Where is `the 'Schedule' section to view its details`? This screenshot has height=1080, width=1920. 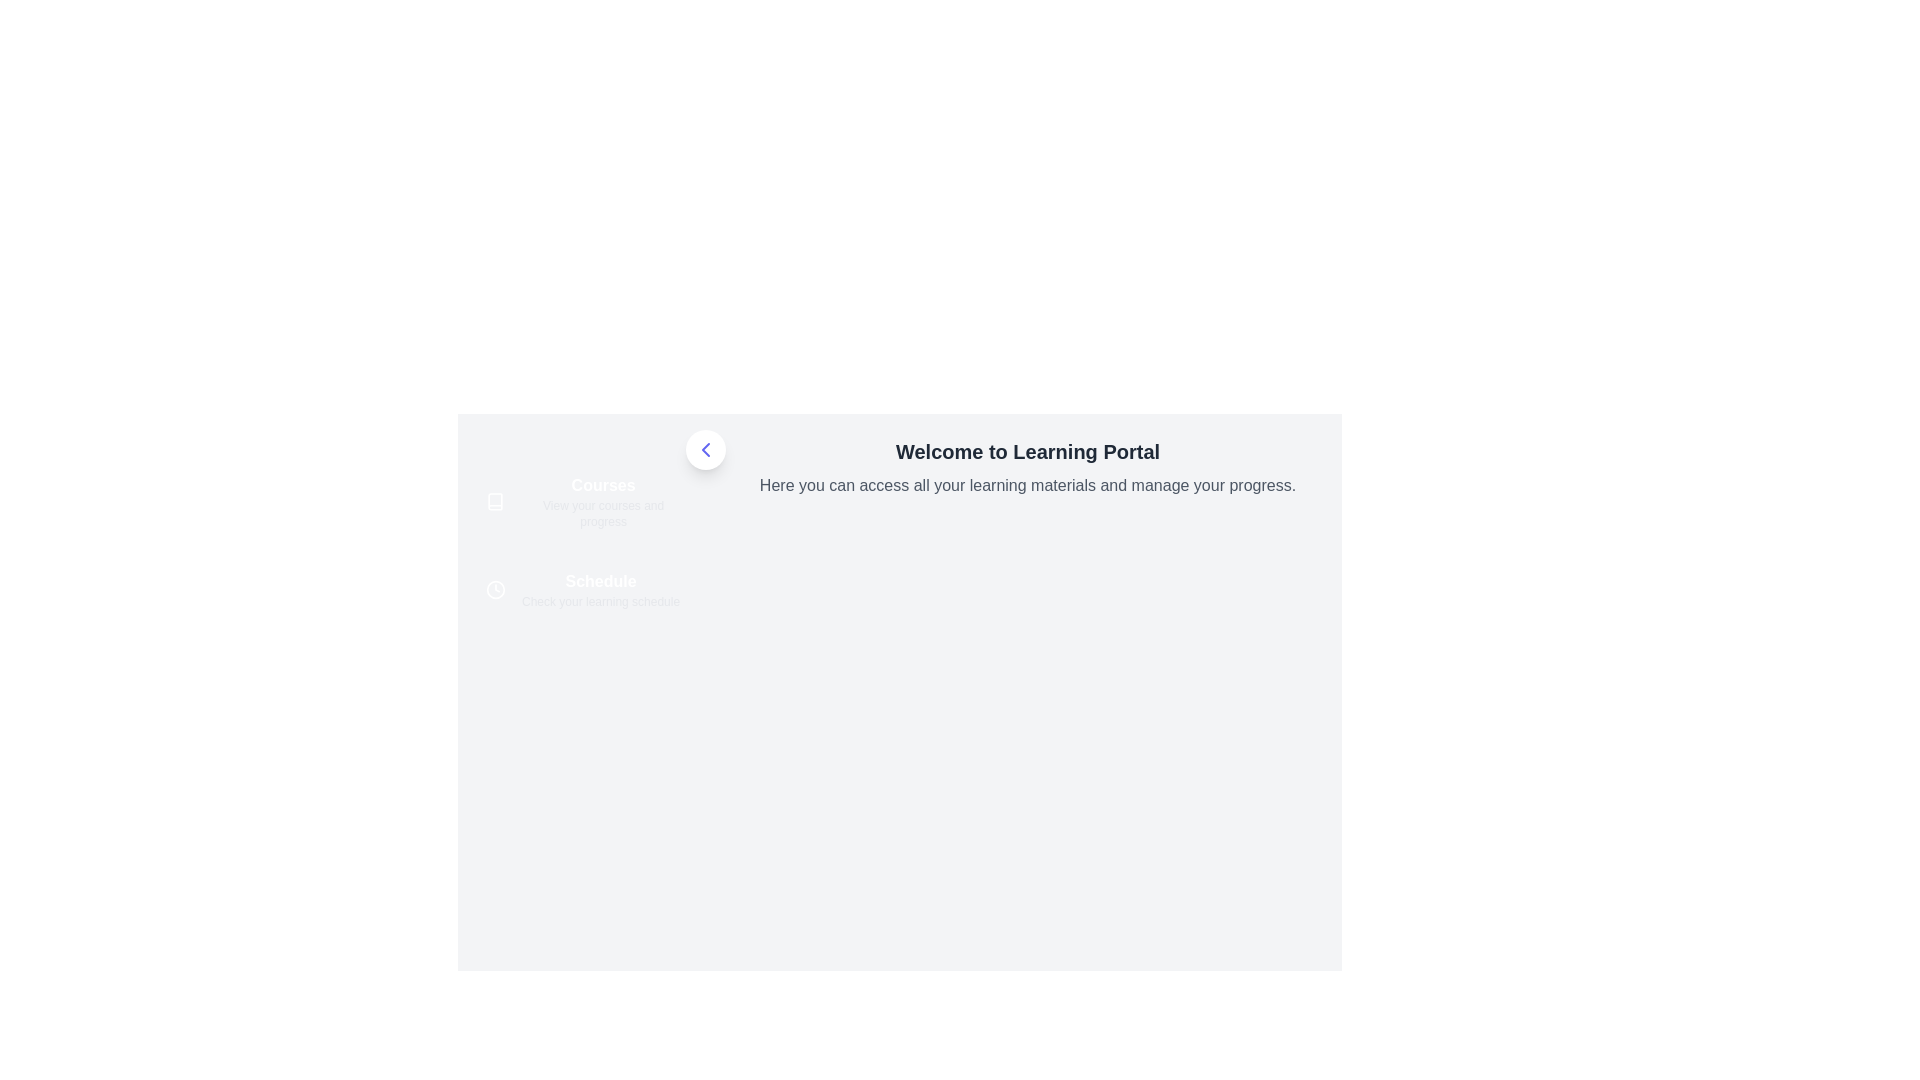 the 'Schedule' section to view its details is located at coordinates (584, 589).